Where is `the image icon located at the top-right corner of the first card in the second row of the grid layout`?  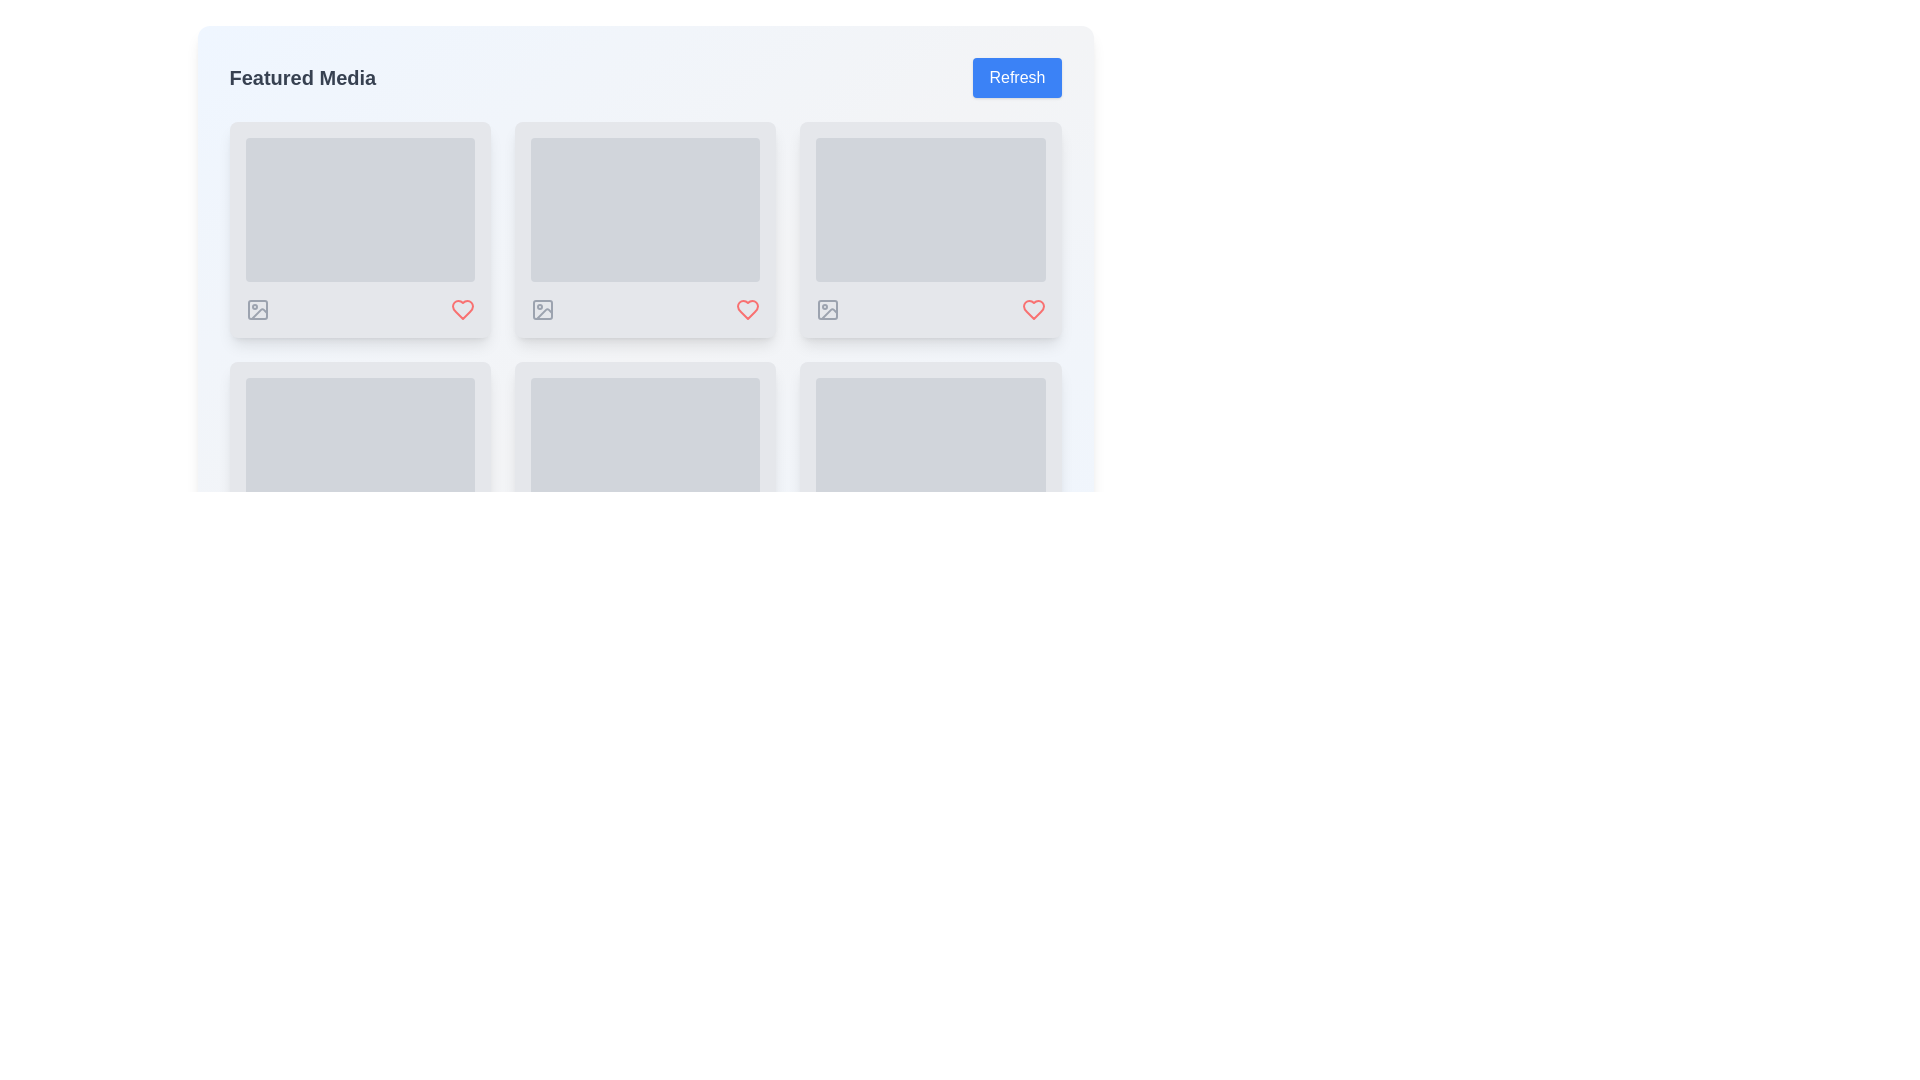 the image icon located at the top-right corner of the first card in the second row of the grid layout is located at coordinates (542, 309).